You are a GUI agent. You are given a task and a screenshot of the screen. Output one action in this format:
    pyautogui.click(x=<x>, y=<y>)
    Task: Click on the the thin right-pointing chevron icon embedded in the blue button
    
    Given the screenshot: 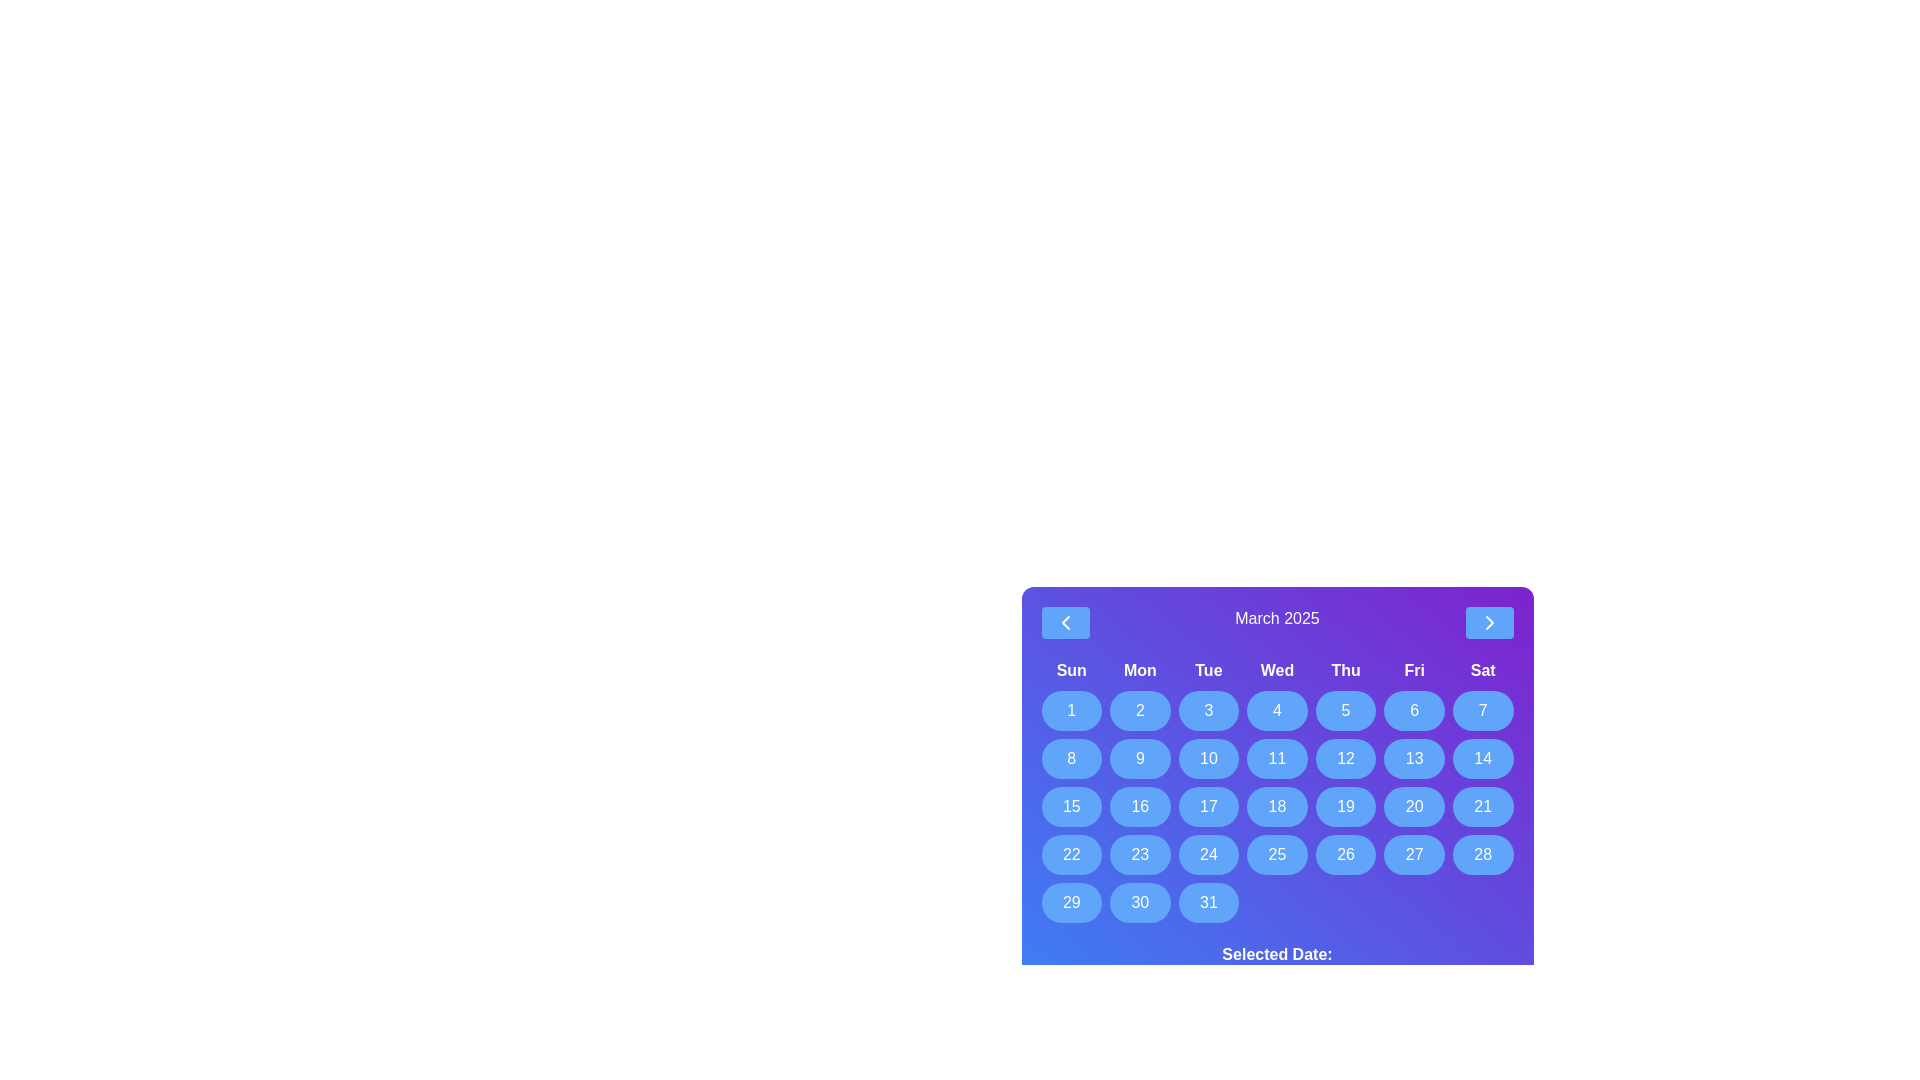 What is the action you would take?
    pyautogui.click(x=1489, y=622)
    